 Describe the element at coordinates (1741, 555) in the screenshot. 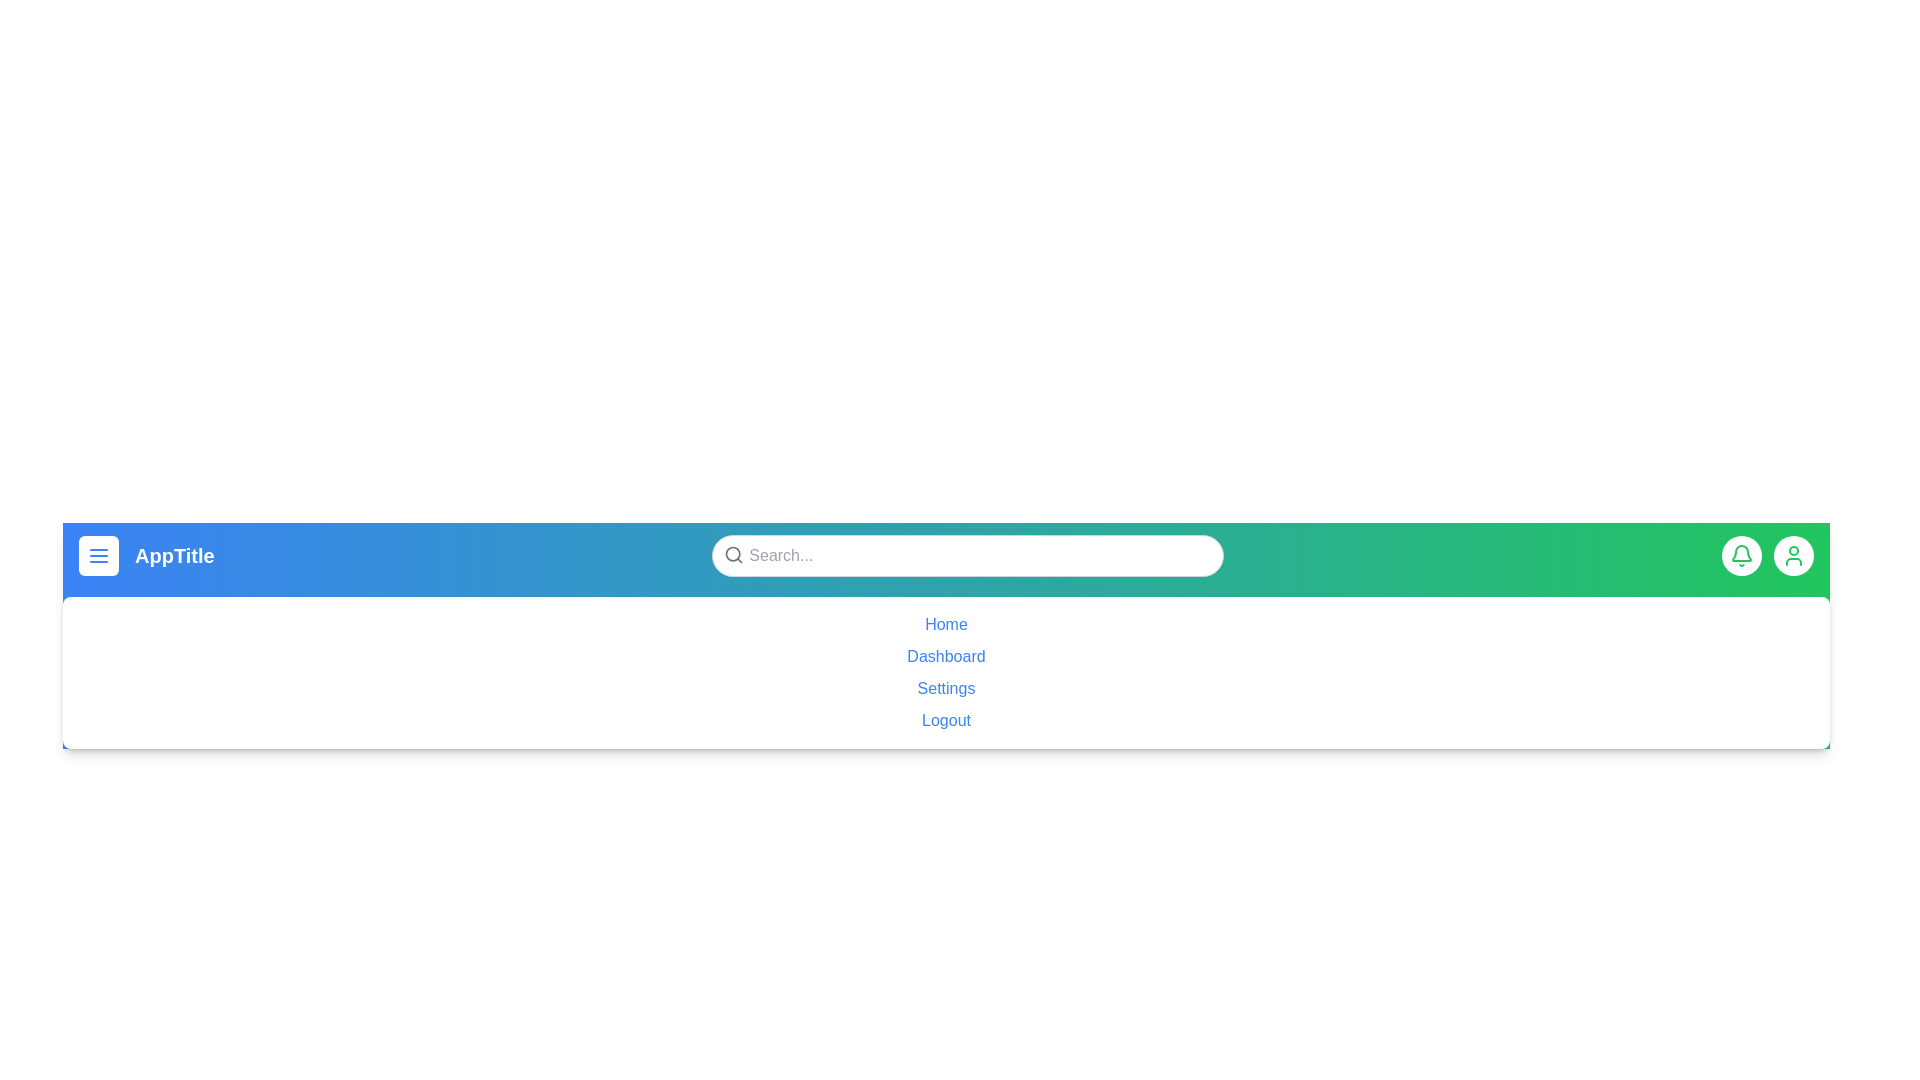

I see `the bell icon to access notifications` at that location.